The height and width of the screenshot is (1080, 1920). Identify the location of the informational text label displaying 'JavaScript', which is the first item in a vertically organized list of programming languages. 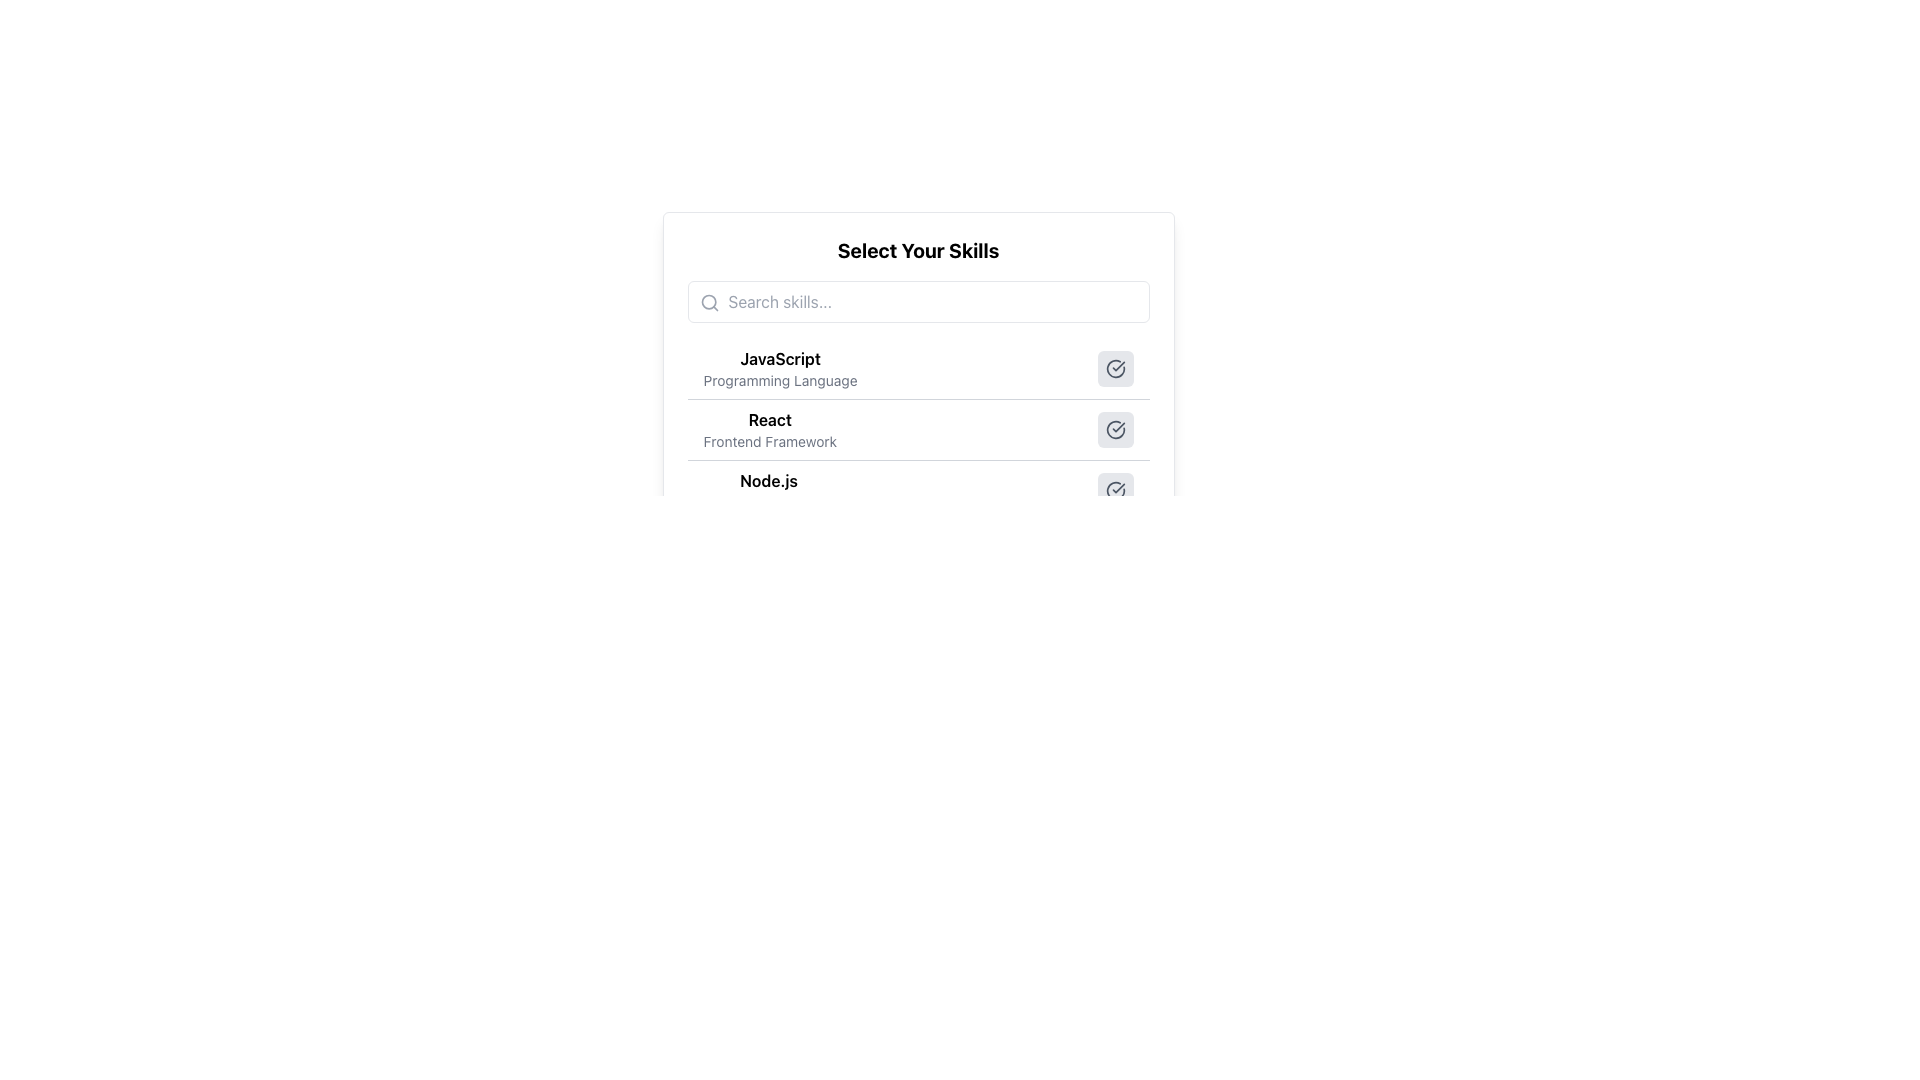
(779, 369).